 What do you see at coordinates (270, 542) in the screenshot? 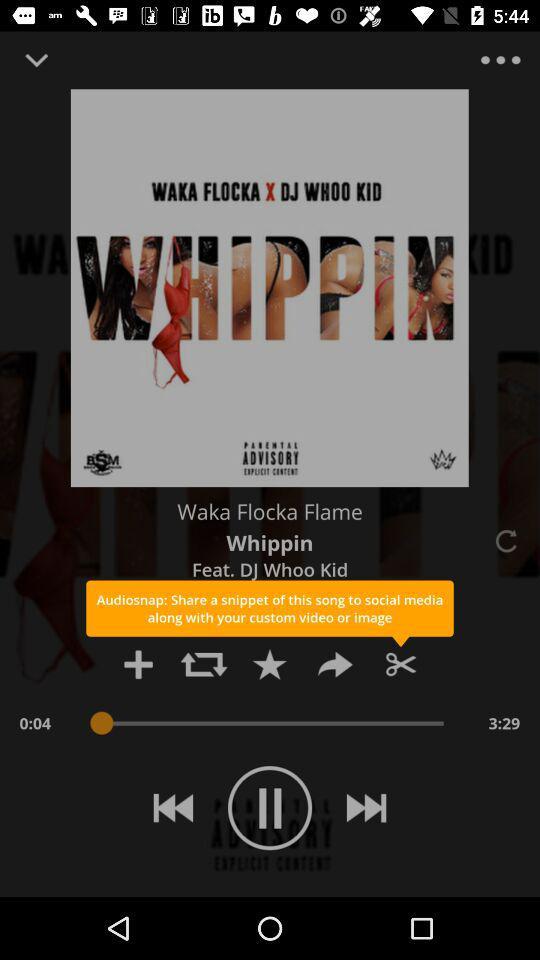
I see `the text beside the reload icon` at bounding box center [270, 542].